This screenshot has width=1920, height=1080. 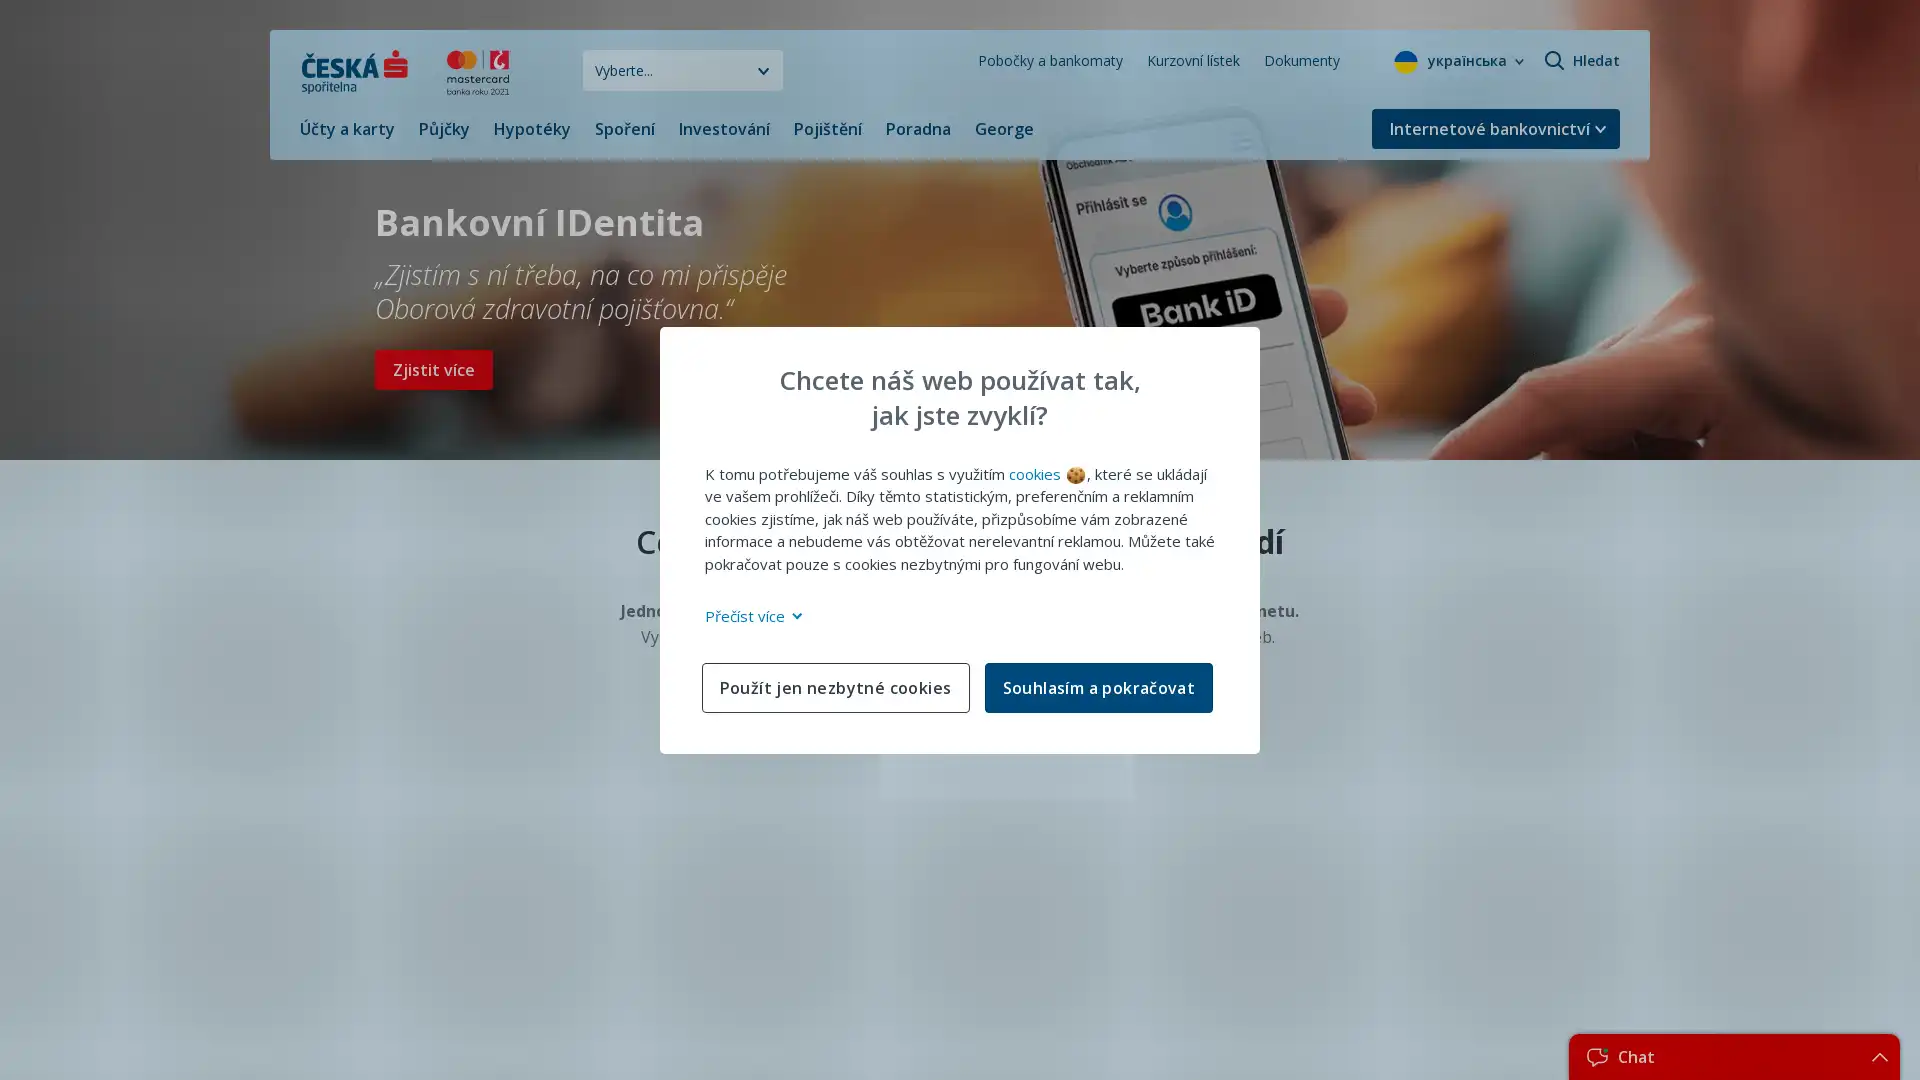 I want to click on Souhlasim a pokracovat, so click(x=1097, y=685).